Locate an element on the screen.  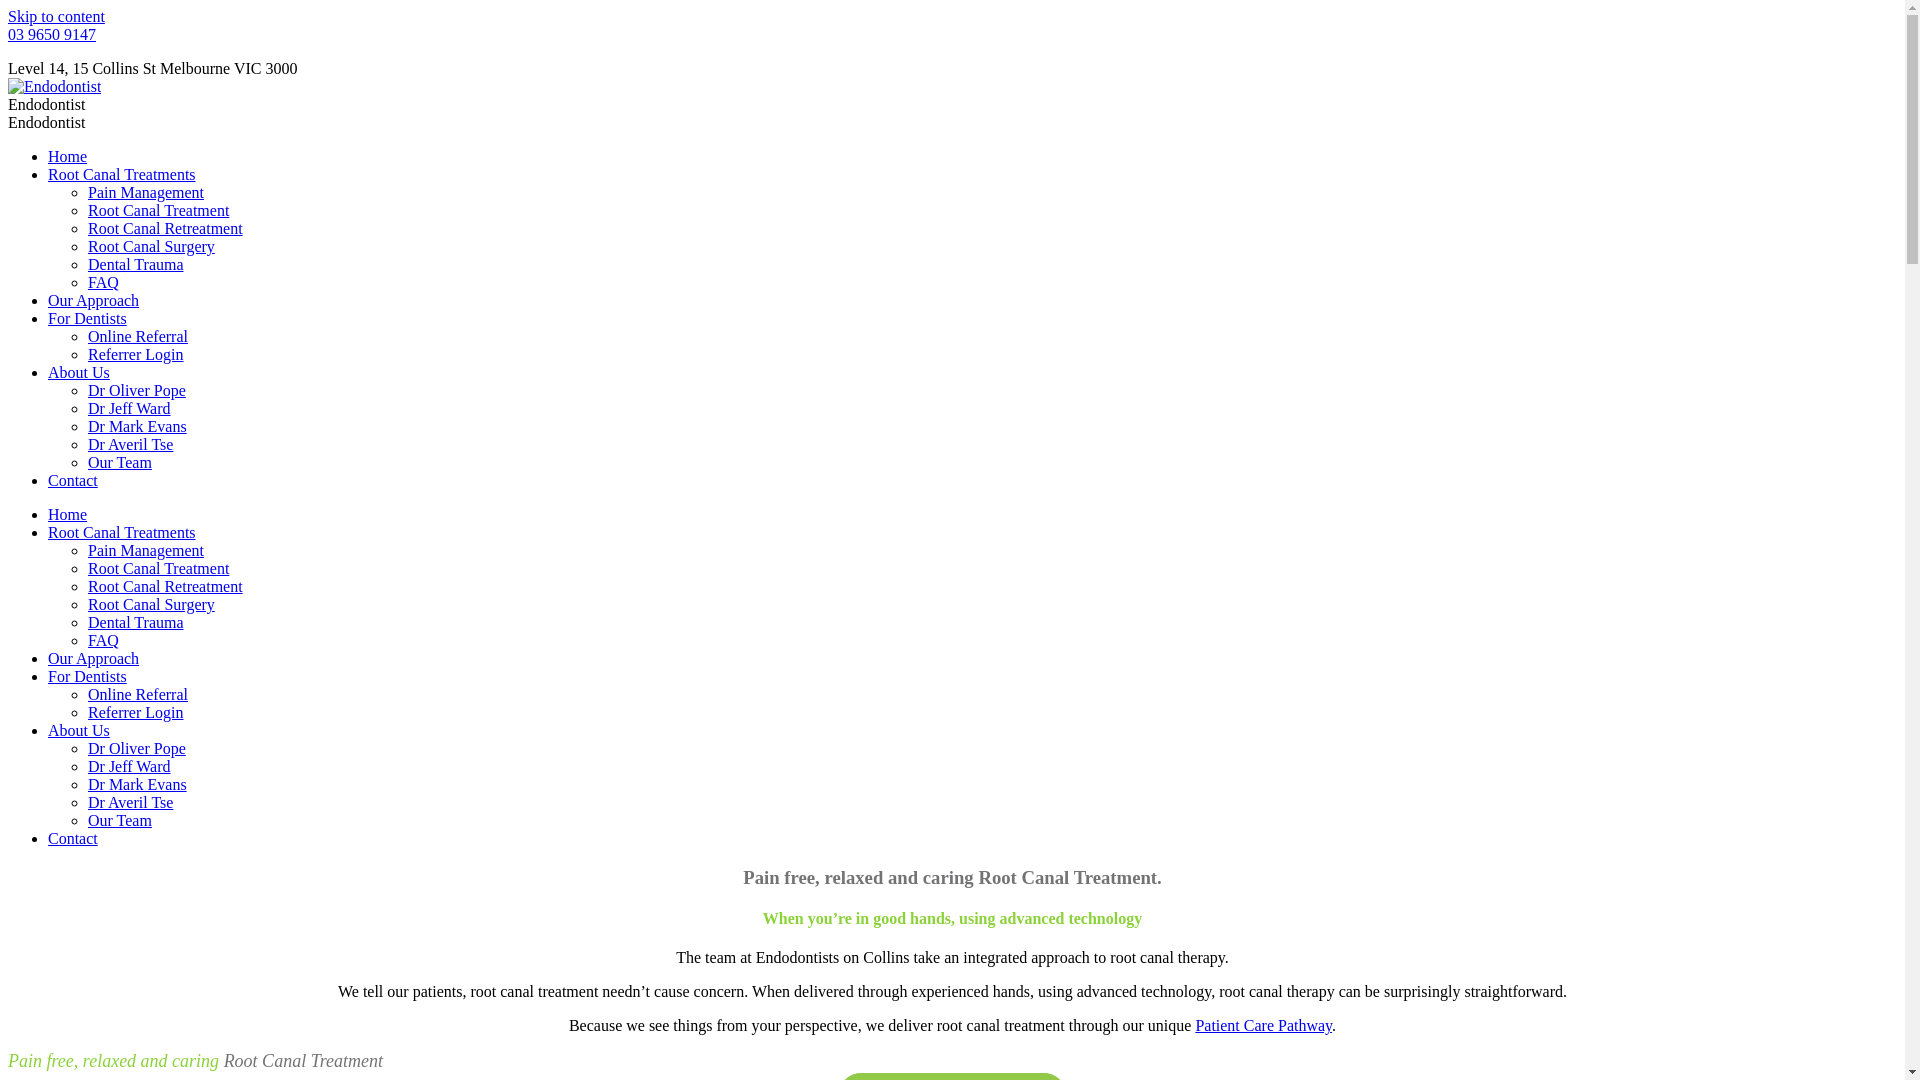
'Contact' is located at coordinates (48, 838).